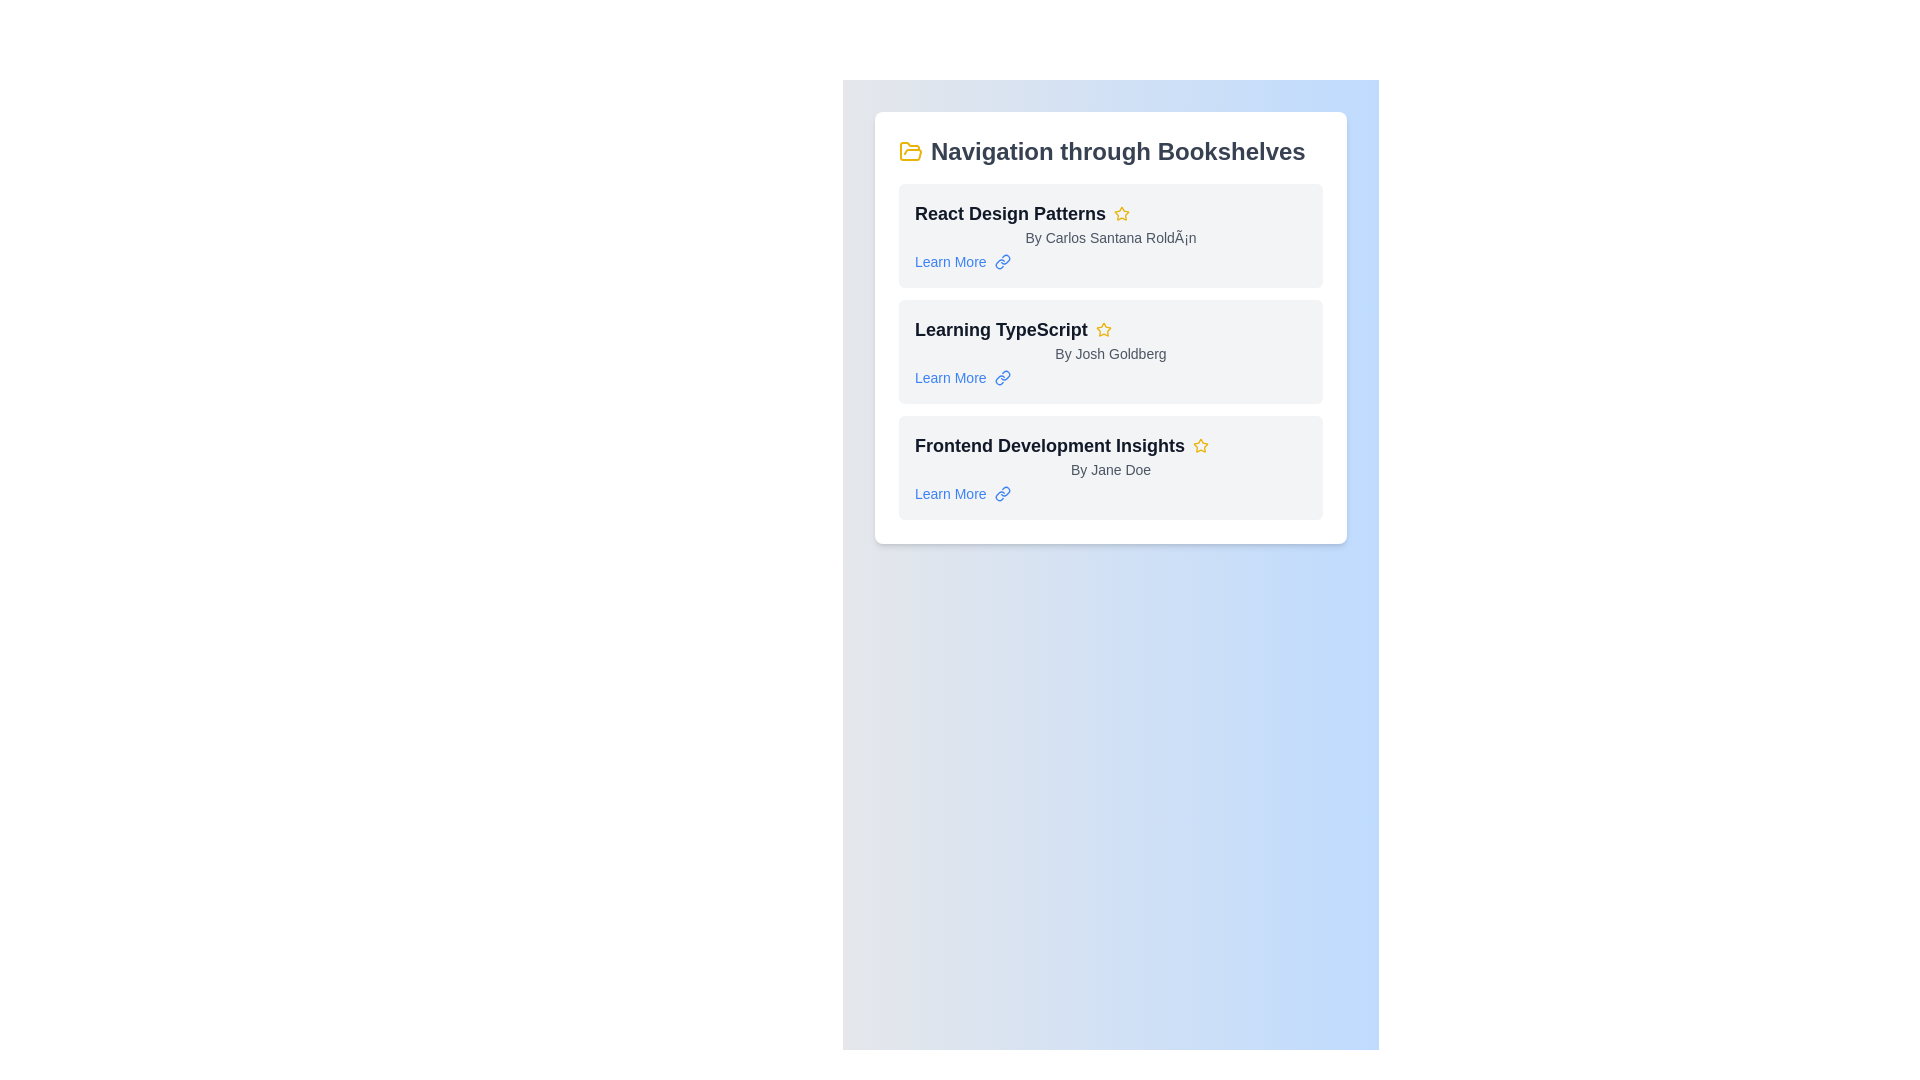 This screenshot has width=1920, height=1080. Describe the element at coordinates (1109, 353) in the screenshot. I see `the text element that contains the phrase 'By Josh Goldberg', styled with a smaller gray font, located beneath the title 'Learning TypeScript' and above the 'Learn More' link` at that location.